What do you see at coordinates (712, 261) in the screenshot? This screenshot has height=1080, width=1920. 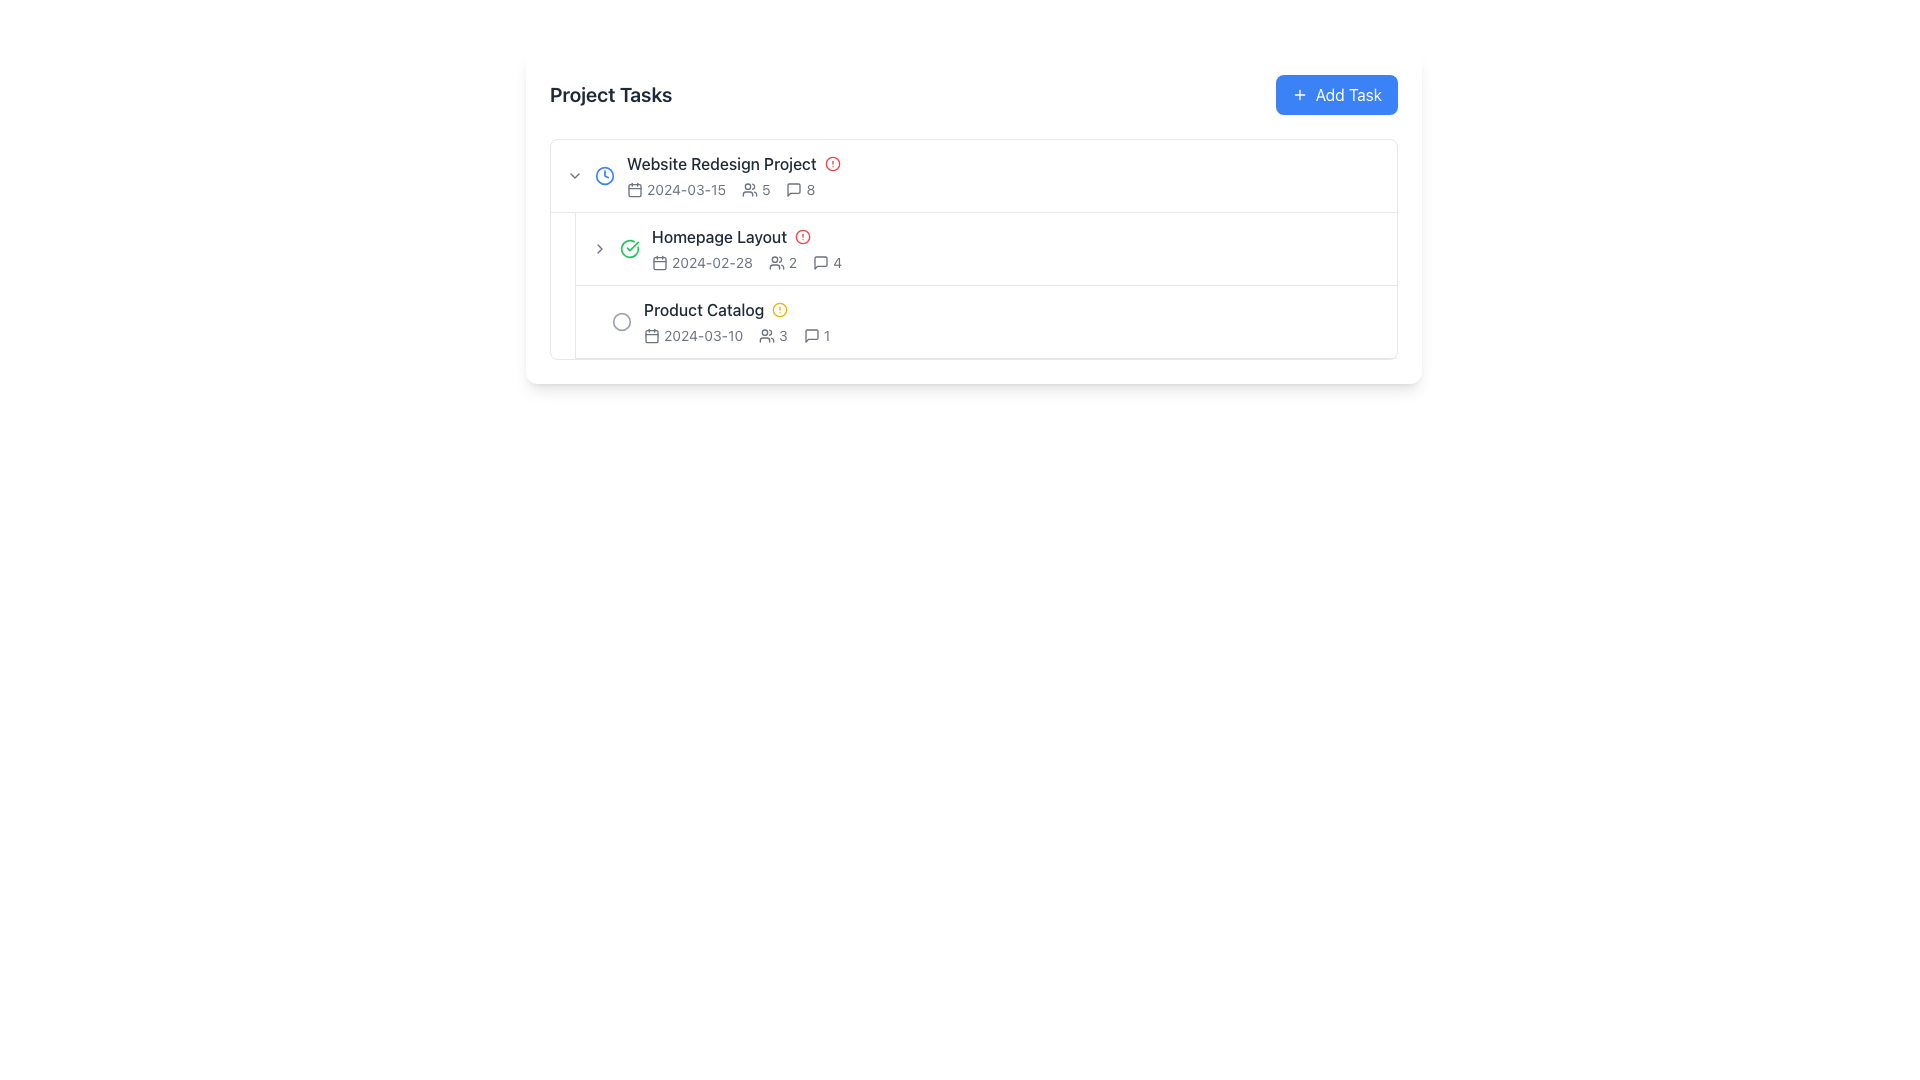 I see `date displayed in the text label indicating the due date for the task 'Homepage Layout', which is located in the second row of the task list, positioned between a calendar icon and icons for people and comments` at bounding box center [712, 261].